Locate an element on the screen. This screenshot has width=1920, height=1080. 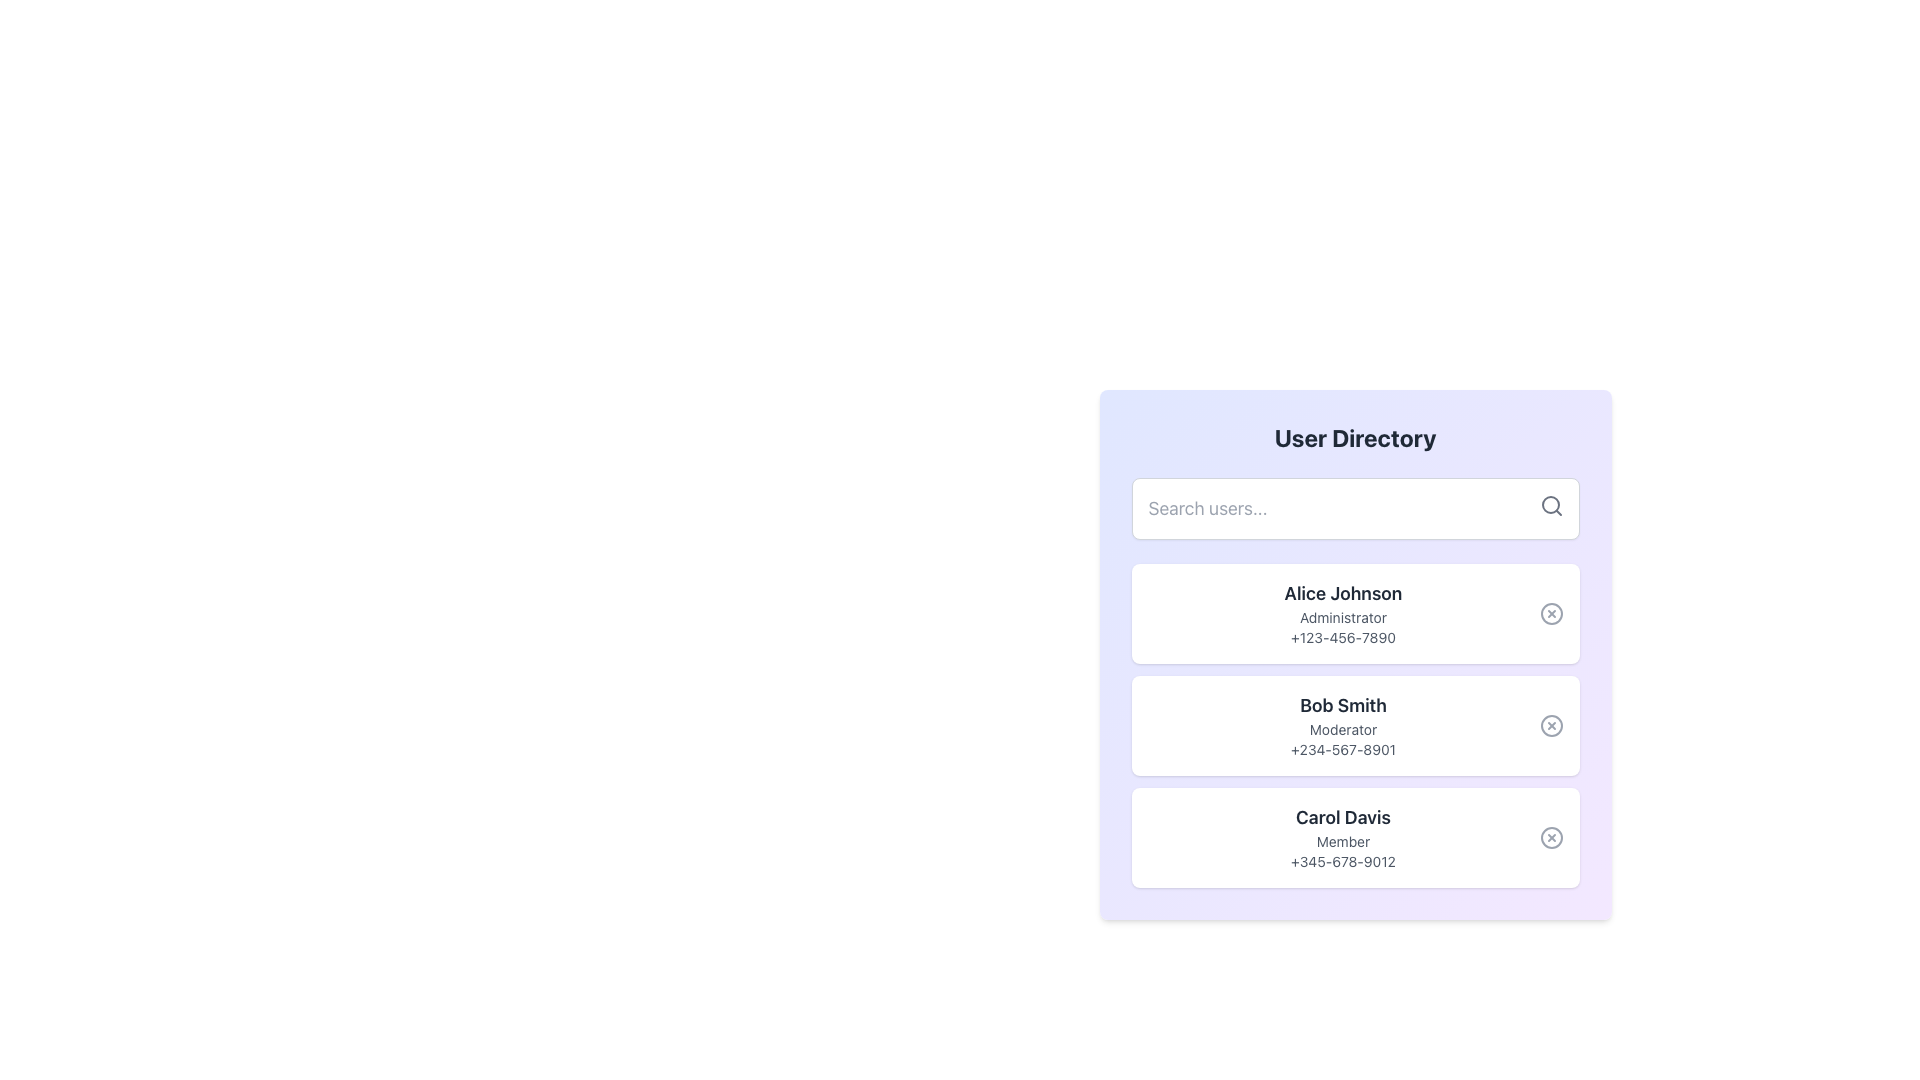
the text label 'Bob Smith' is located at coordinates (1343, 704).